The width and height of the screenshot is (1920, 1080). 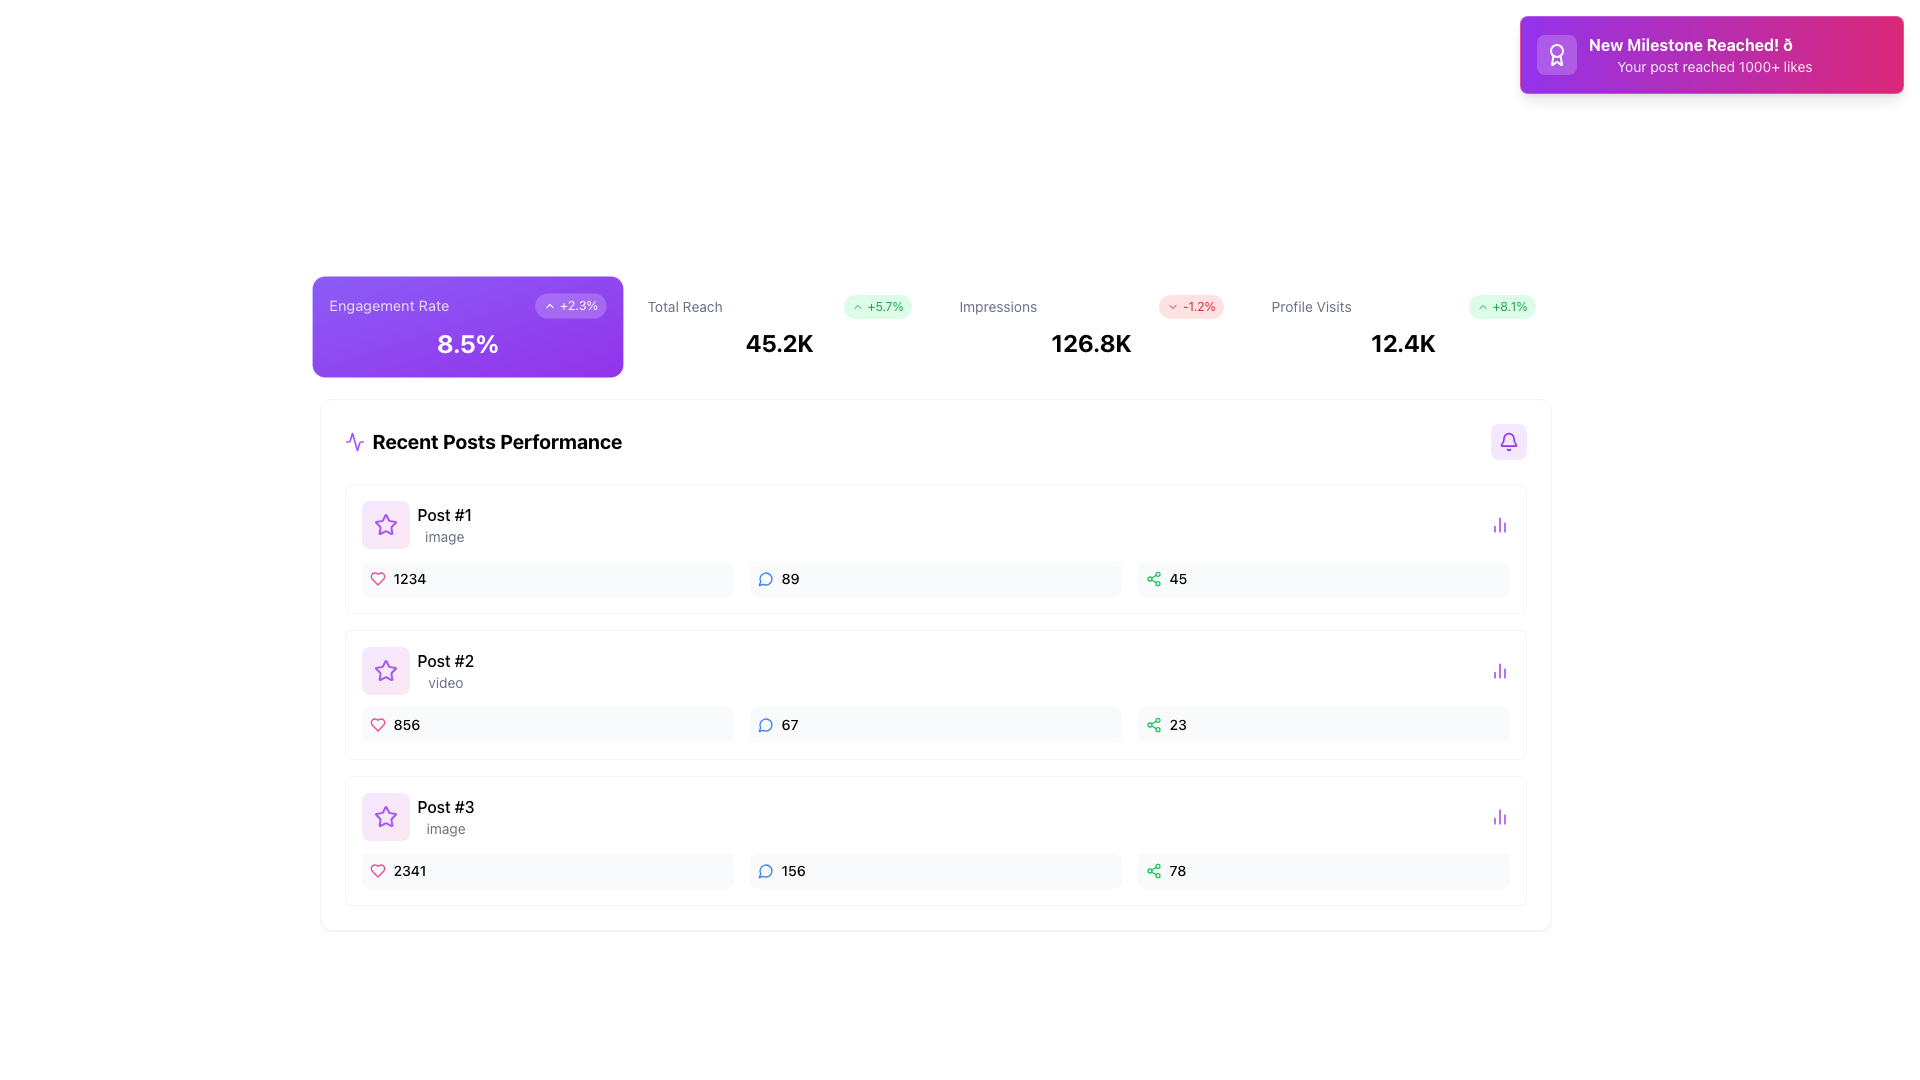 I want to click on the green share icon in the third row of the 'Recent Posts Performance' table, located at the far right adjacent to the numeric value '78', so click(x=1153, y=870).